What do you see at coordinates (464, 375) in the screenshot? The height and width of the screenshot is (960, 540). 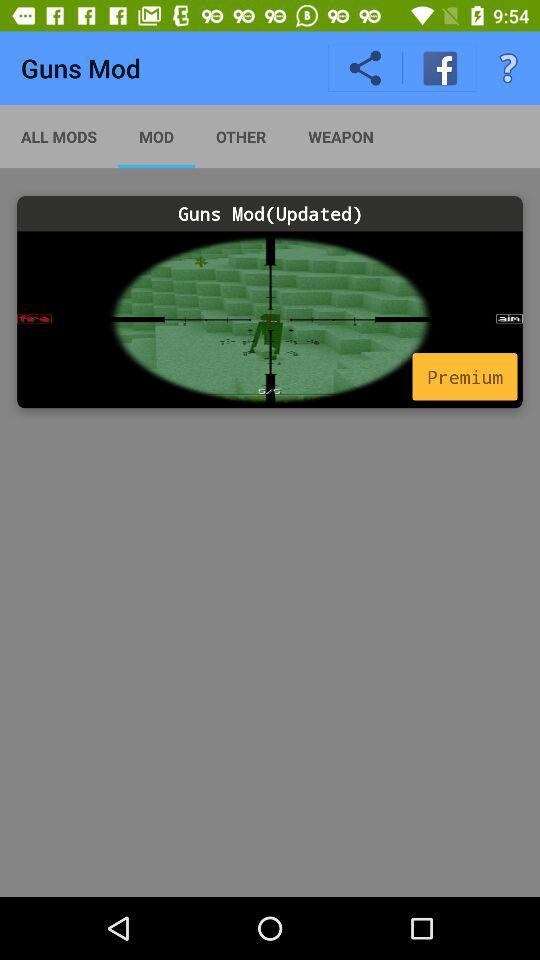 I see `the icon below guns mod(updated) icon` at bounding box center [464, 375].